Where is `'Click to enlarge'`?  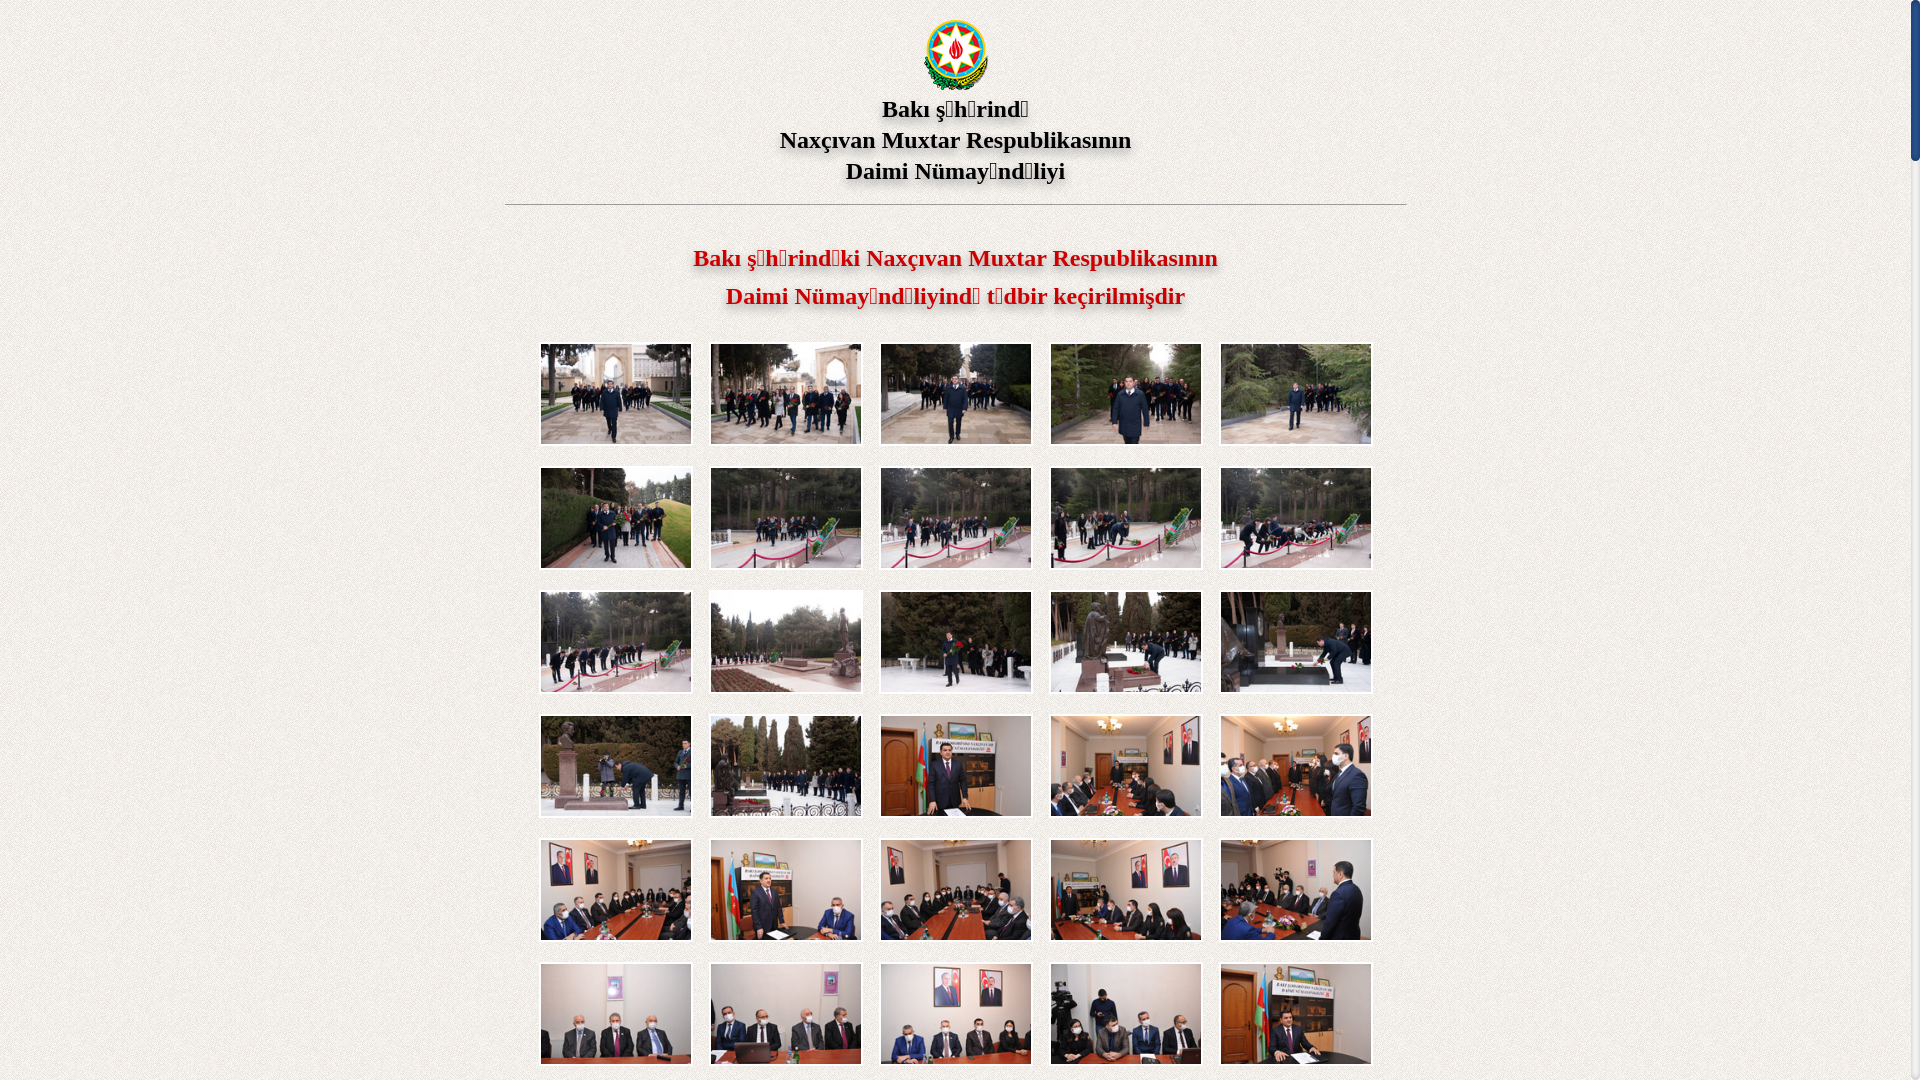 'Click to enlarge' is located at coordinates (784, 641).